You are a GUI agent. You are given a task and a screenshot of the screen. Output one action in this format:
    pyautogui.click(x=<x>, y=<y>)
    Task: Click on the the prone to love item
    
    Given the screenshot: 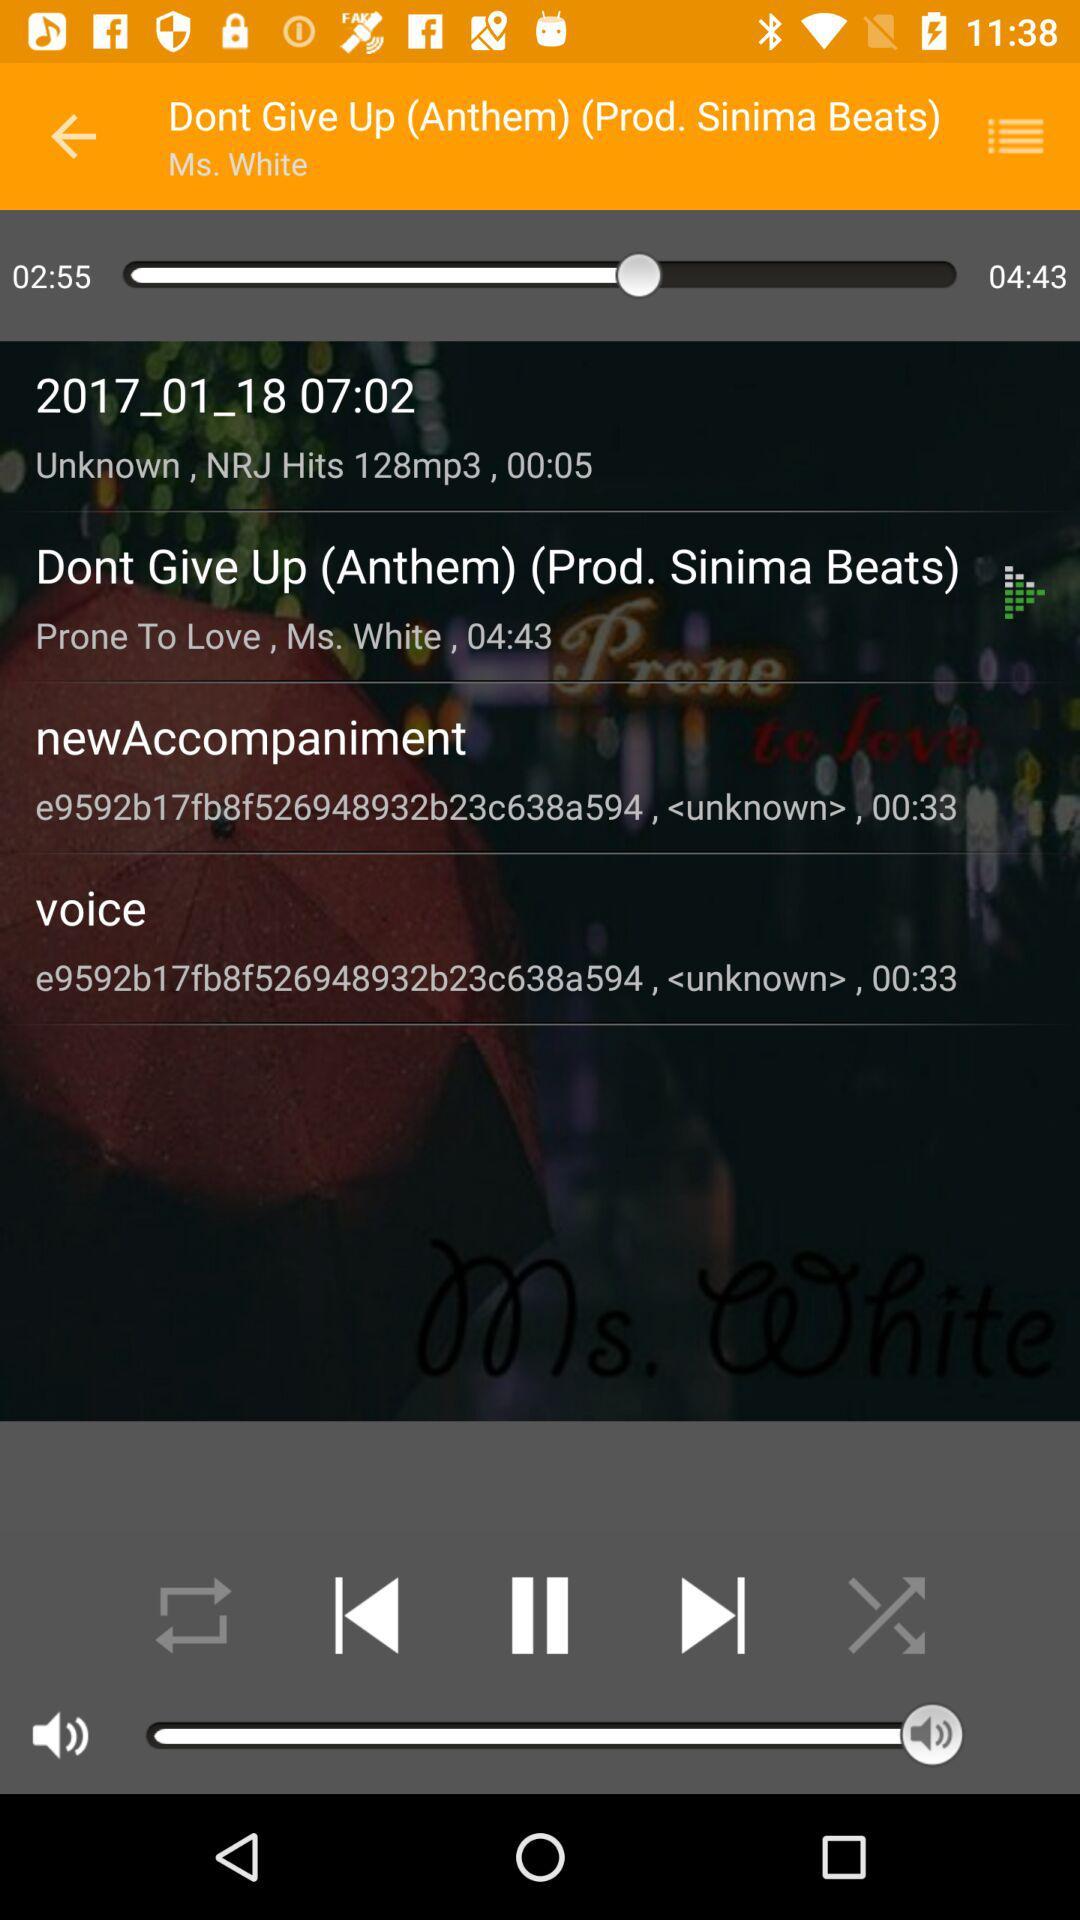 What is the action you would take?
    pyautogui.click(x=519, y=633)
    